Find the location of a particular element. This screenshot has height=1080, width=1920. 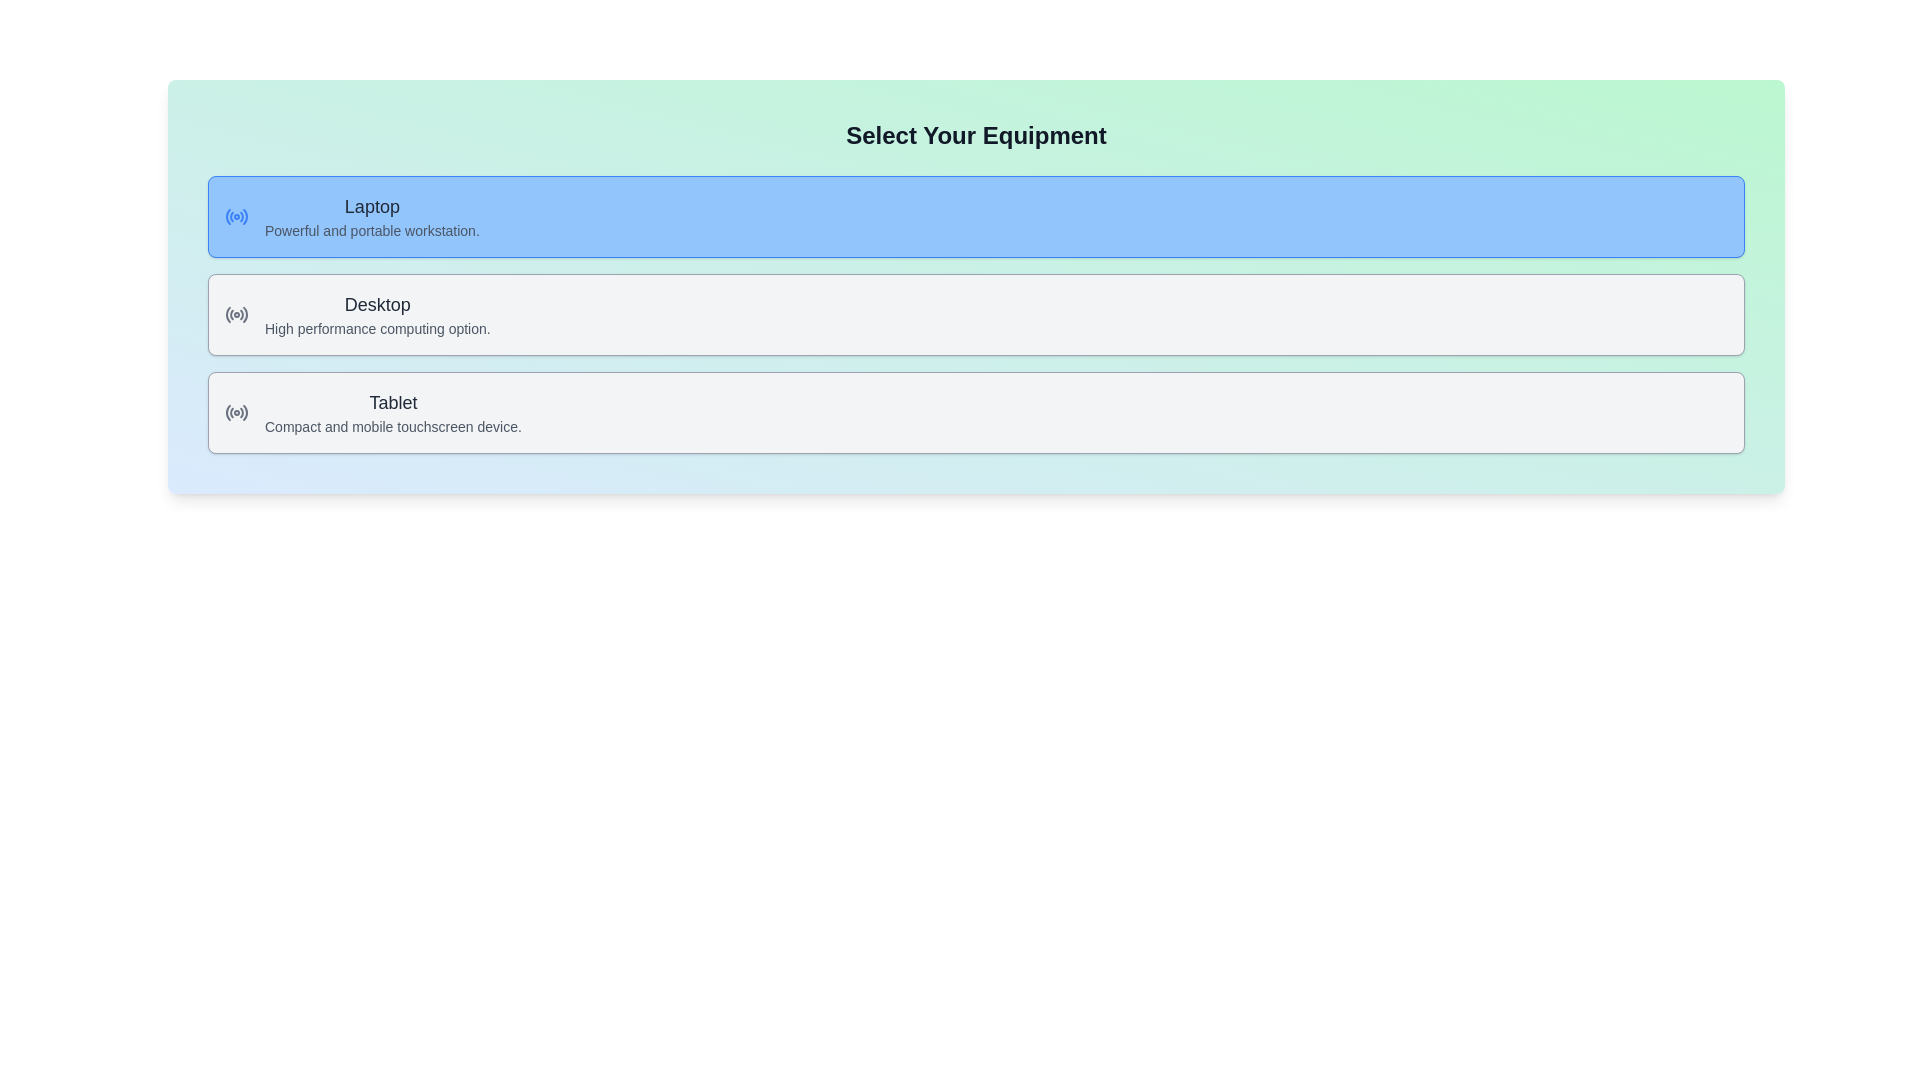

descriptive text located directly below the 'Tablet' header, which is the third item in the vertical list of equipment options is located at coordinates (393, 426).